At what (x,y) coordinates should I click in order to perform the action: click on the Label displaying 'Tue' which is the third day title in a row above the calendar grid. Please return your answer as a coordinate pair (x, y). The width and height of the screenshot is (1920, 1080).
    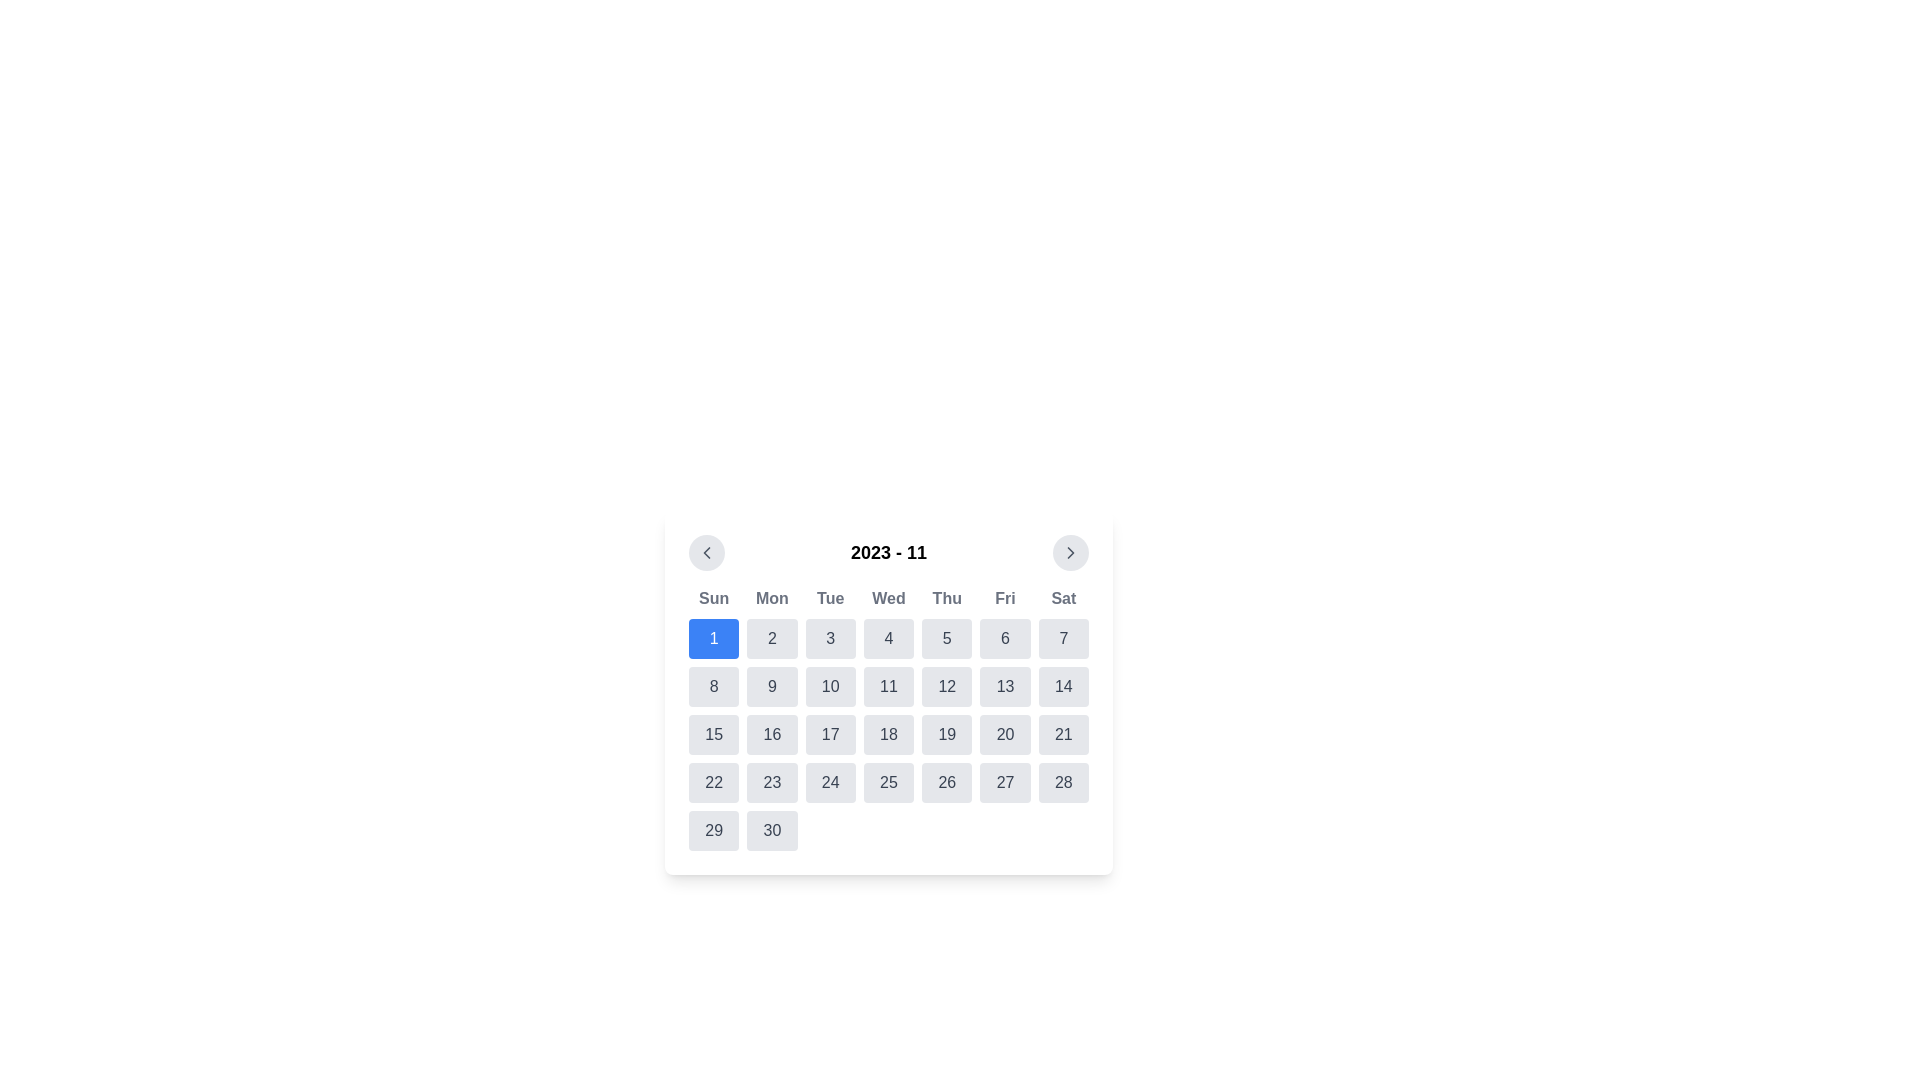
    Looking at the image, I should click on (830, 597).